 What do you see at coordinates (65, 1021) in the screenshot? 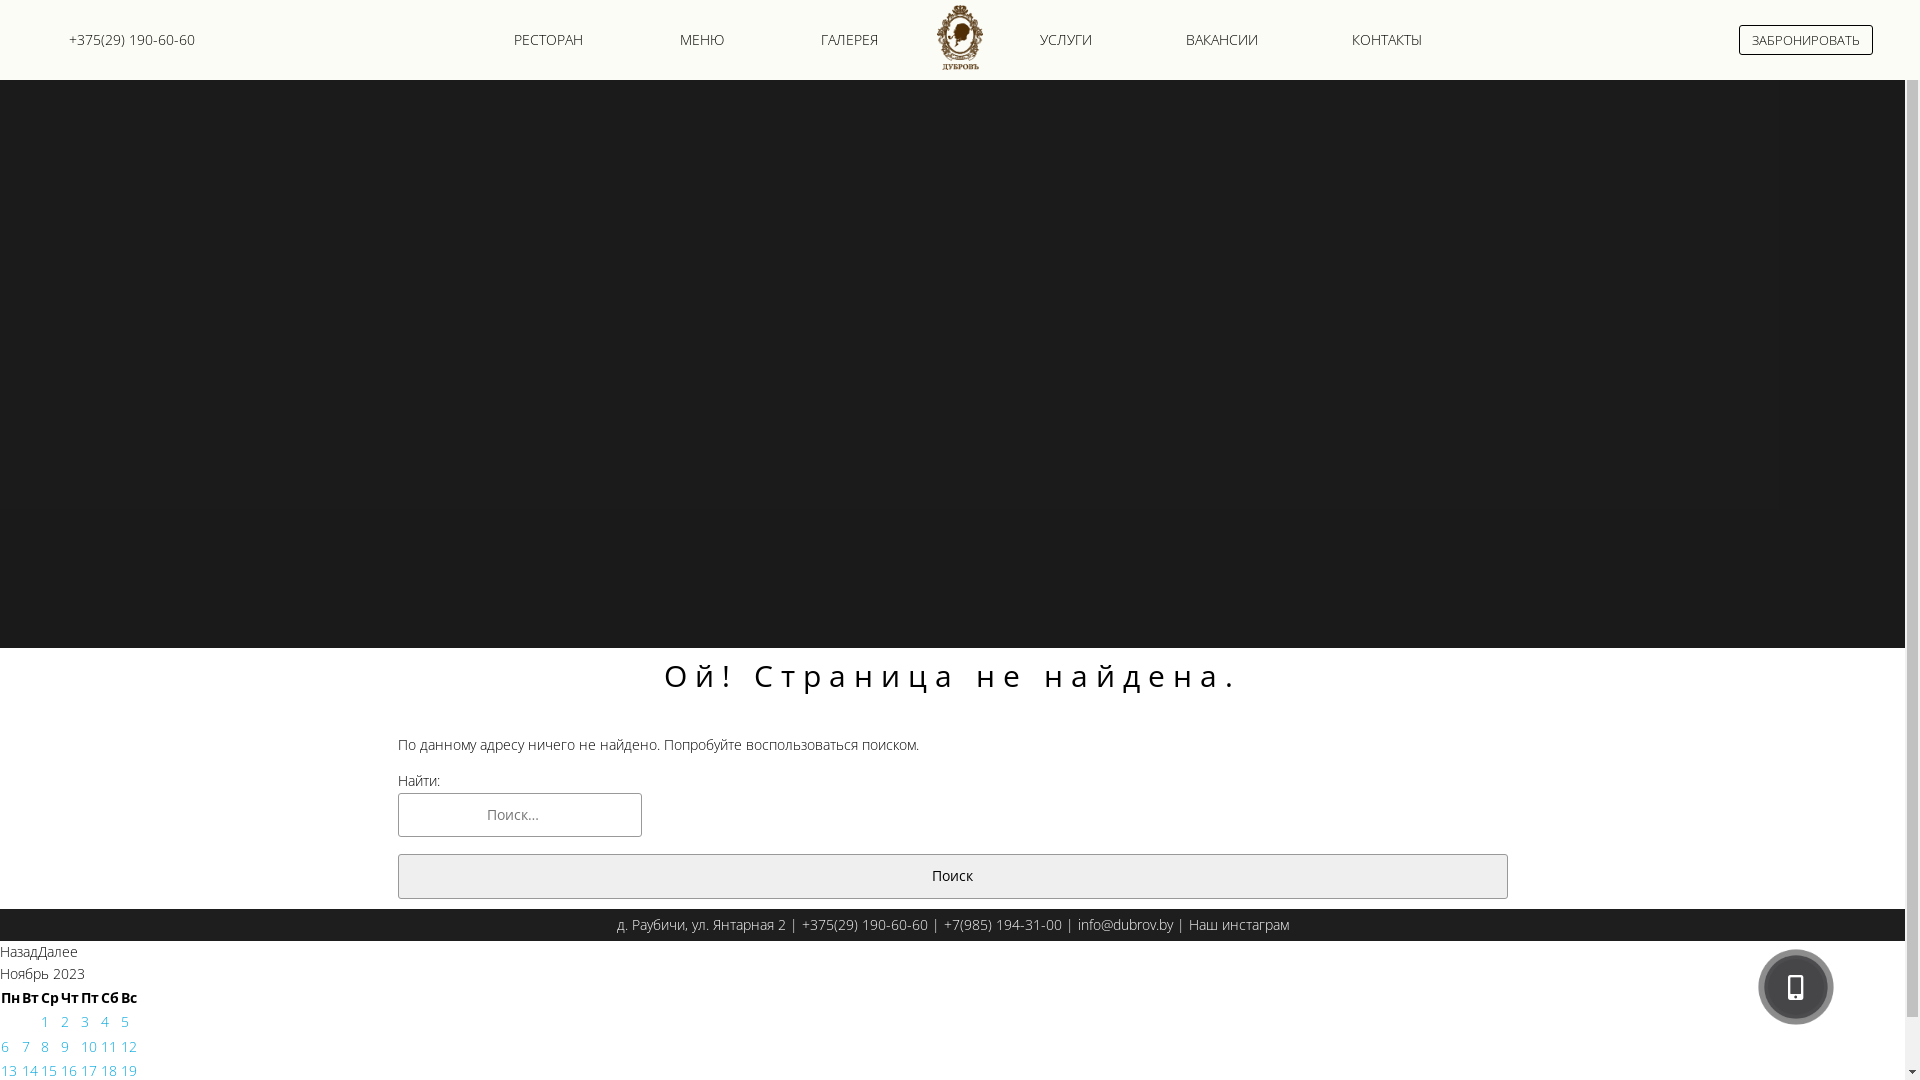
I see `'2'` at bounding box center [65, 1021].